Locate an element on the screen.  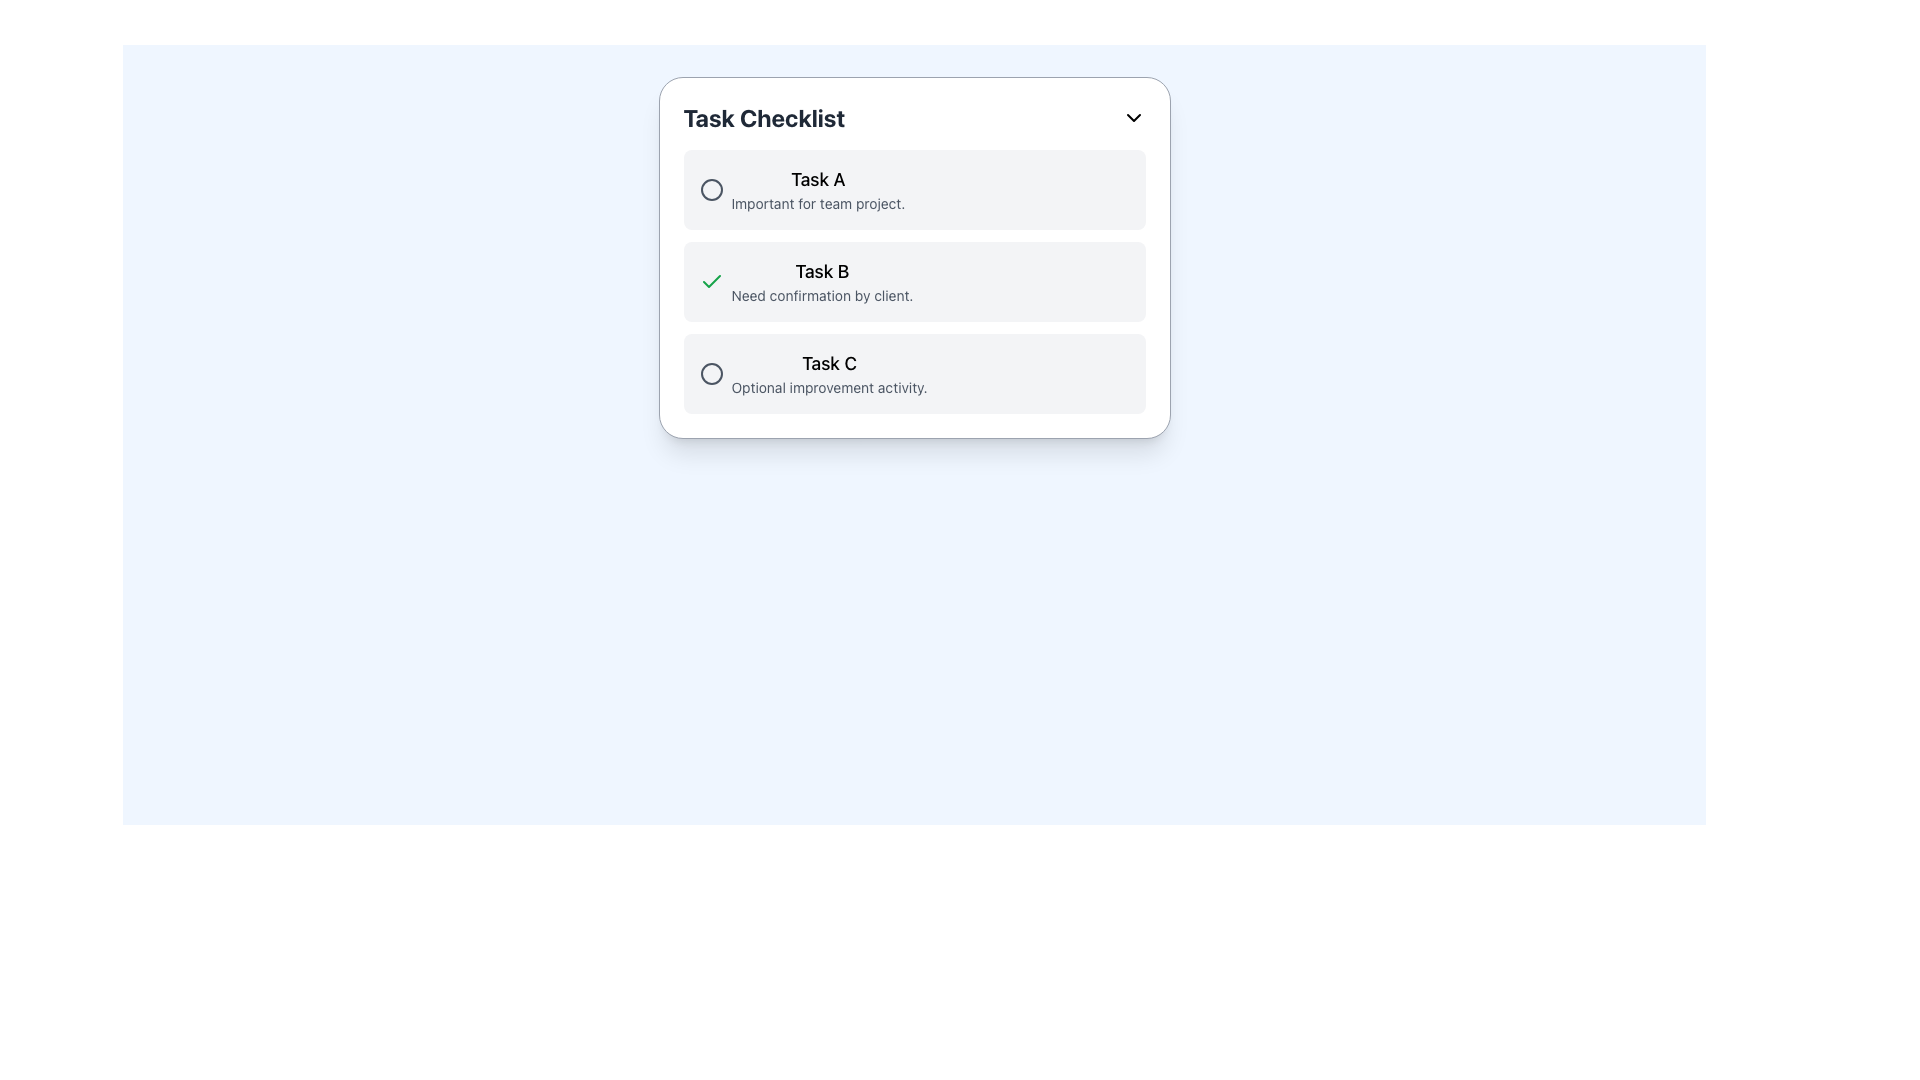
the third list item labeled 'Task C' in the 'Task Checklist' section is located at coordinates (913, 374).